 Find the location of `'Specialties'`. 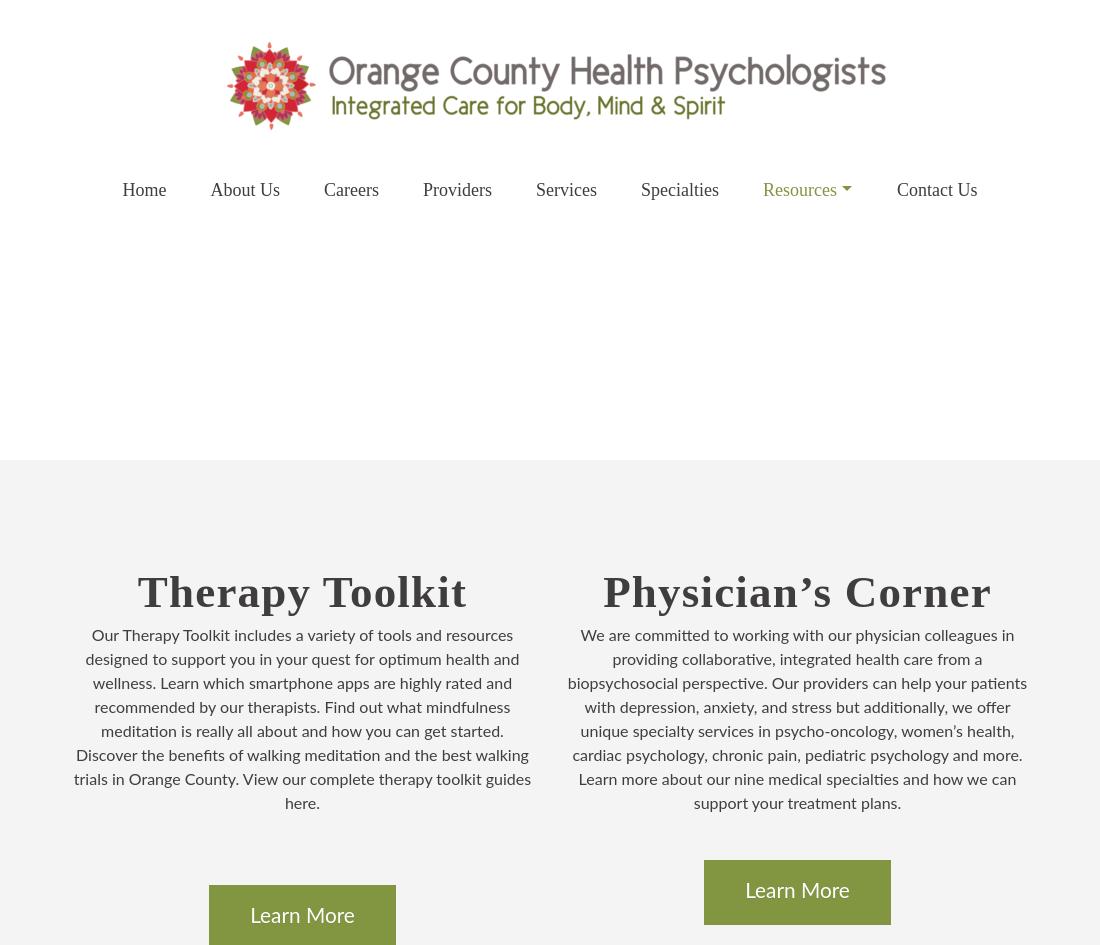

'Specialties' is located at coordinates (679, 190).